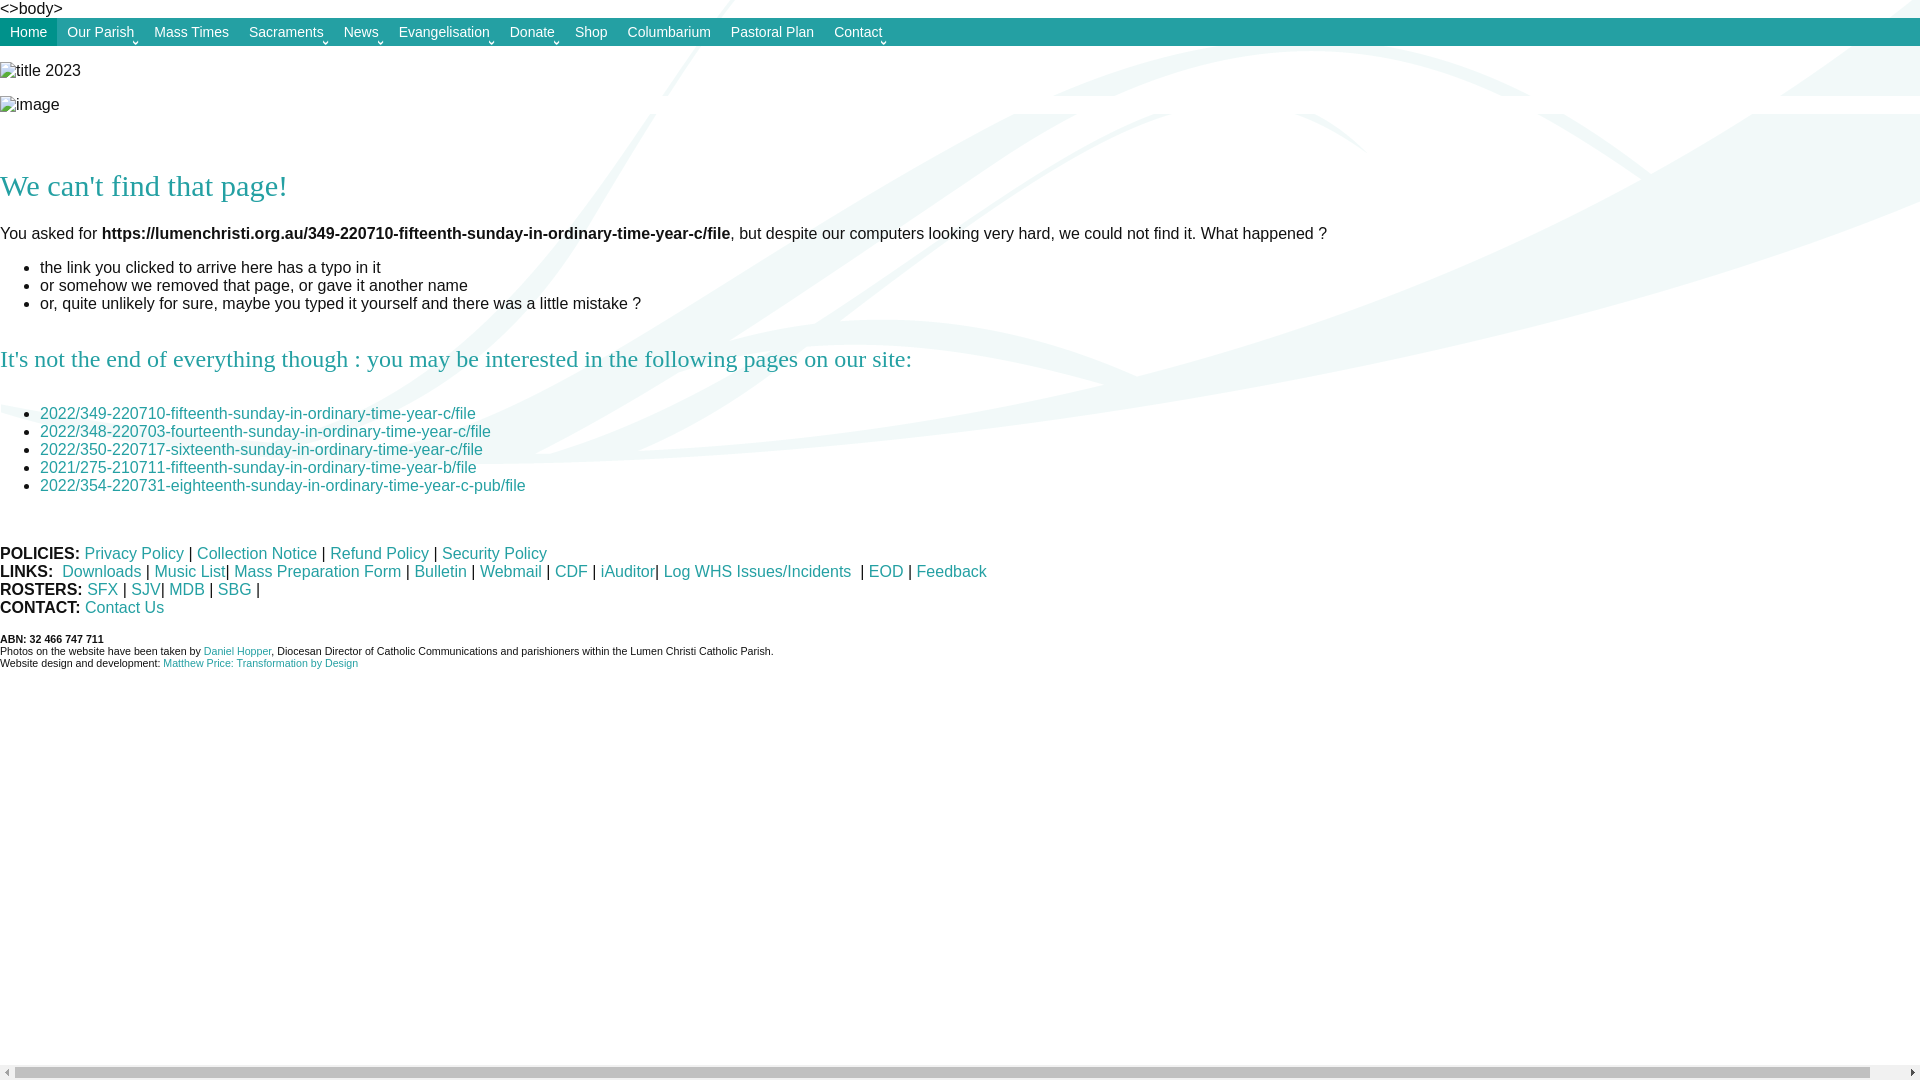 The width and height of the screenshot is (1920, 1080). Describe the element at coordinates (911, 571) in the screenshot. I see `'Feedback'` at that location.